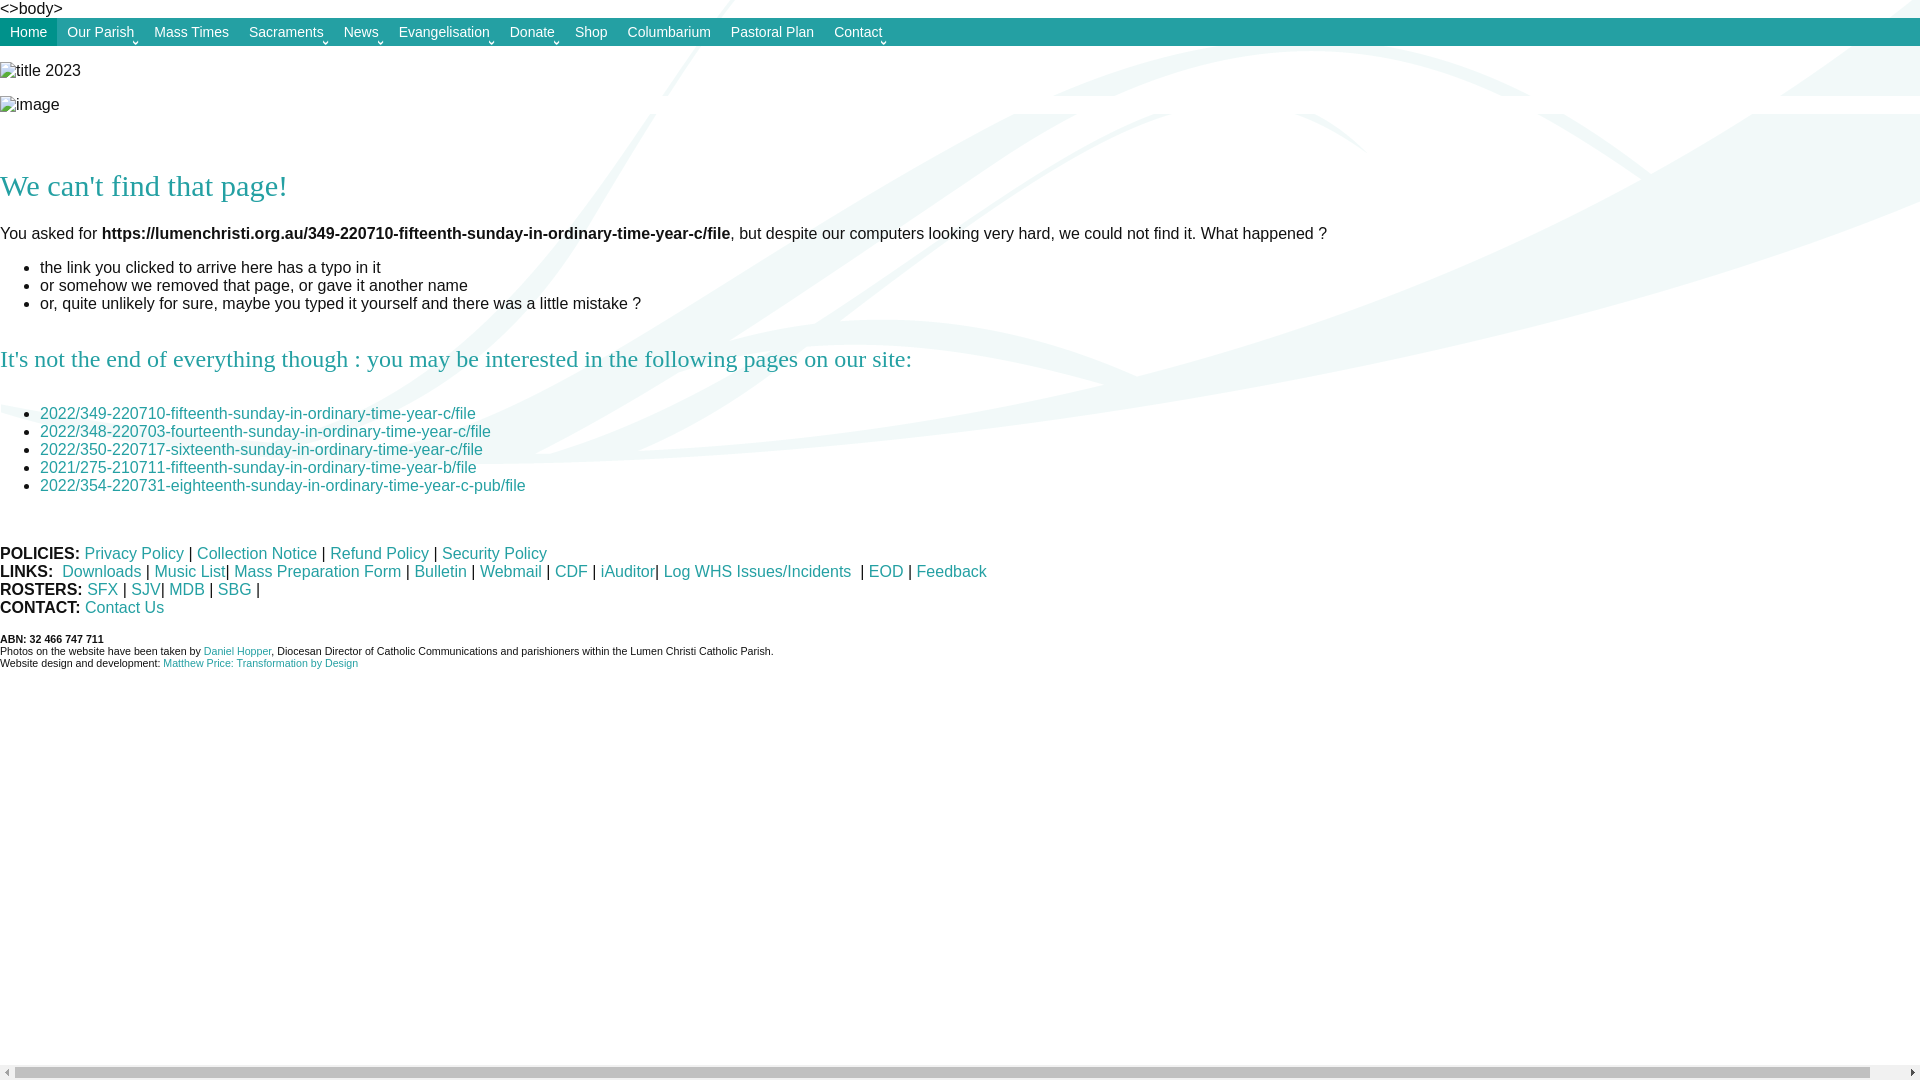 The width and height of the screenshot is (1920, 1080). Describe the element at coordinates (911, 571) in the screenshot. I see `'Feedback'` at that location.